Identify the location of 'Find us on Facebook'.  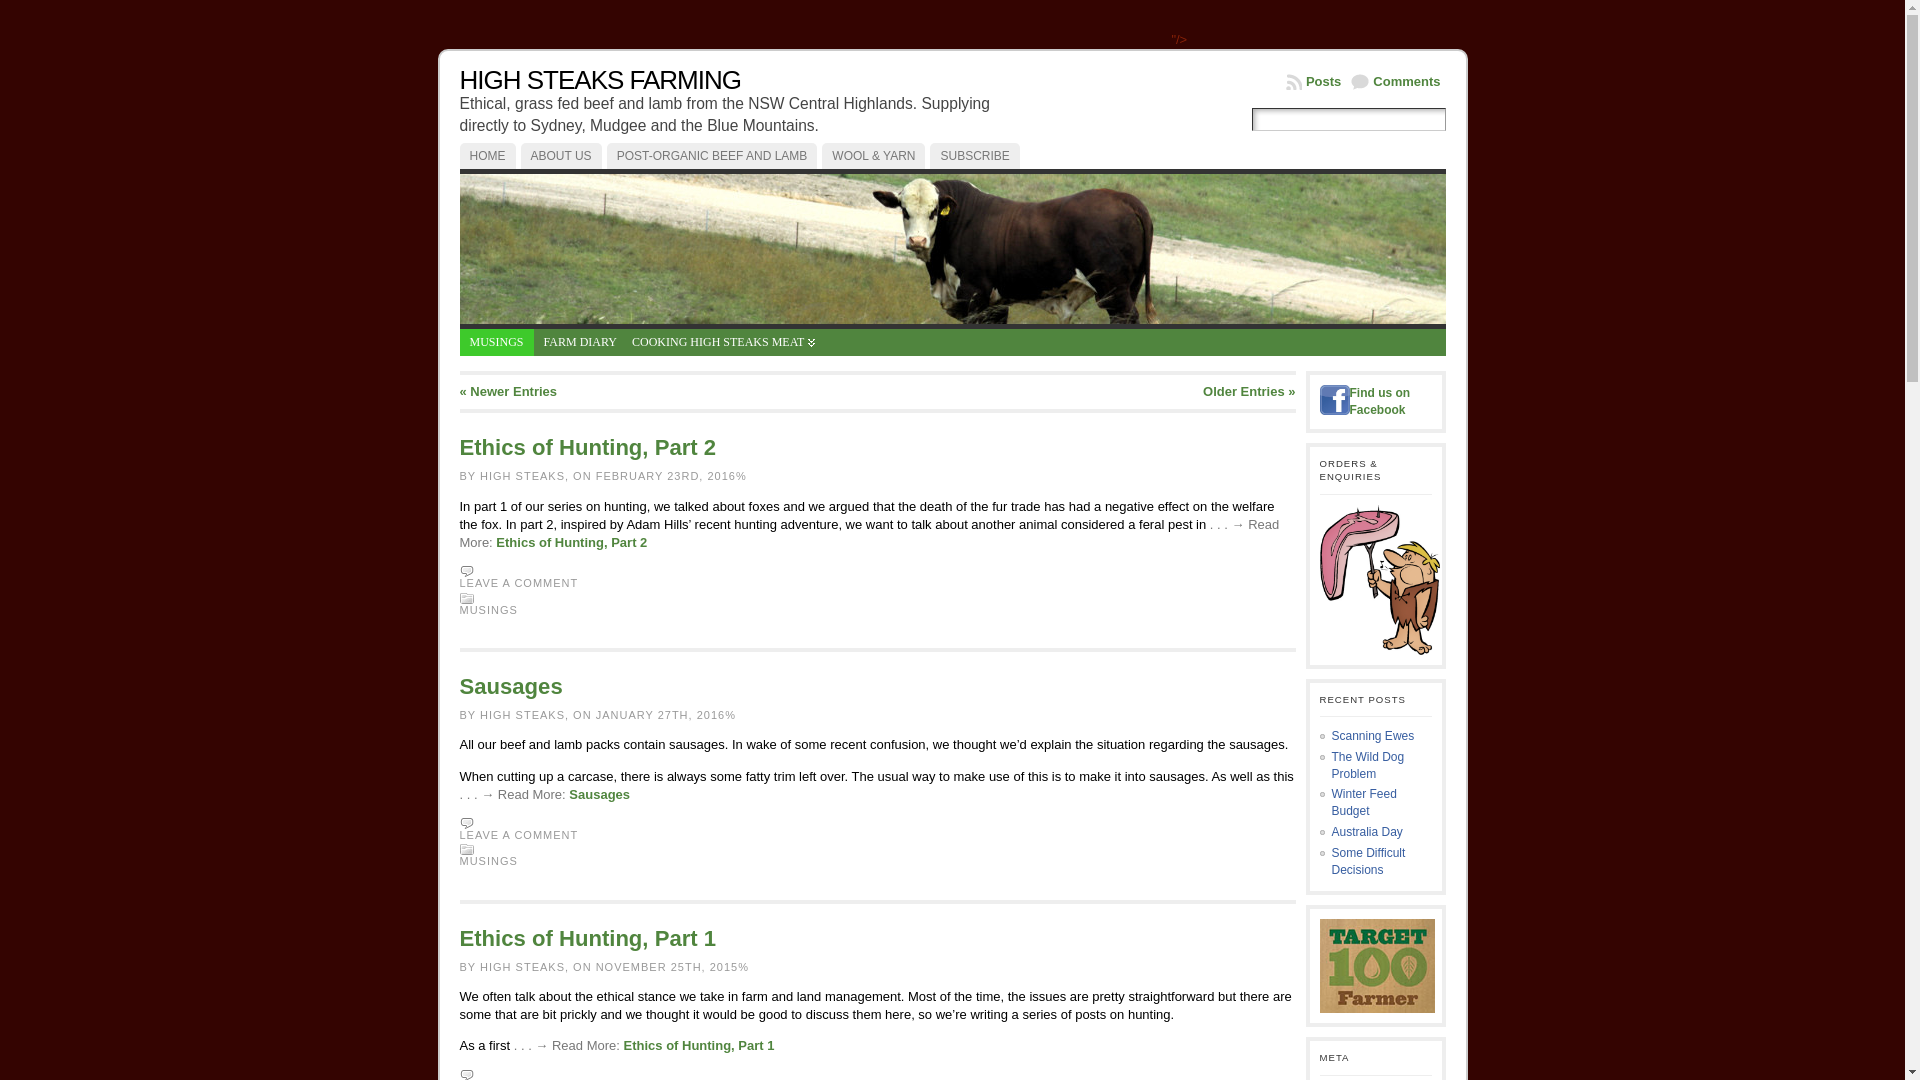
(1379, 401).